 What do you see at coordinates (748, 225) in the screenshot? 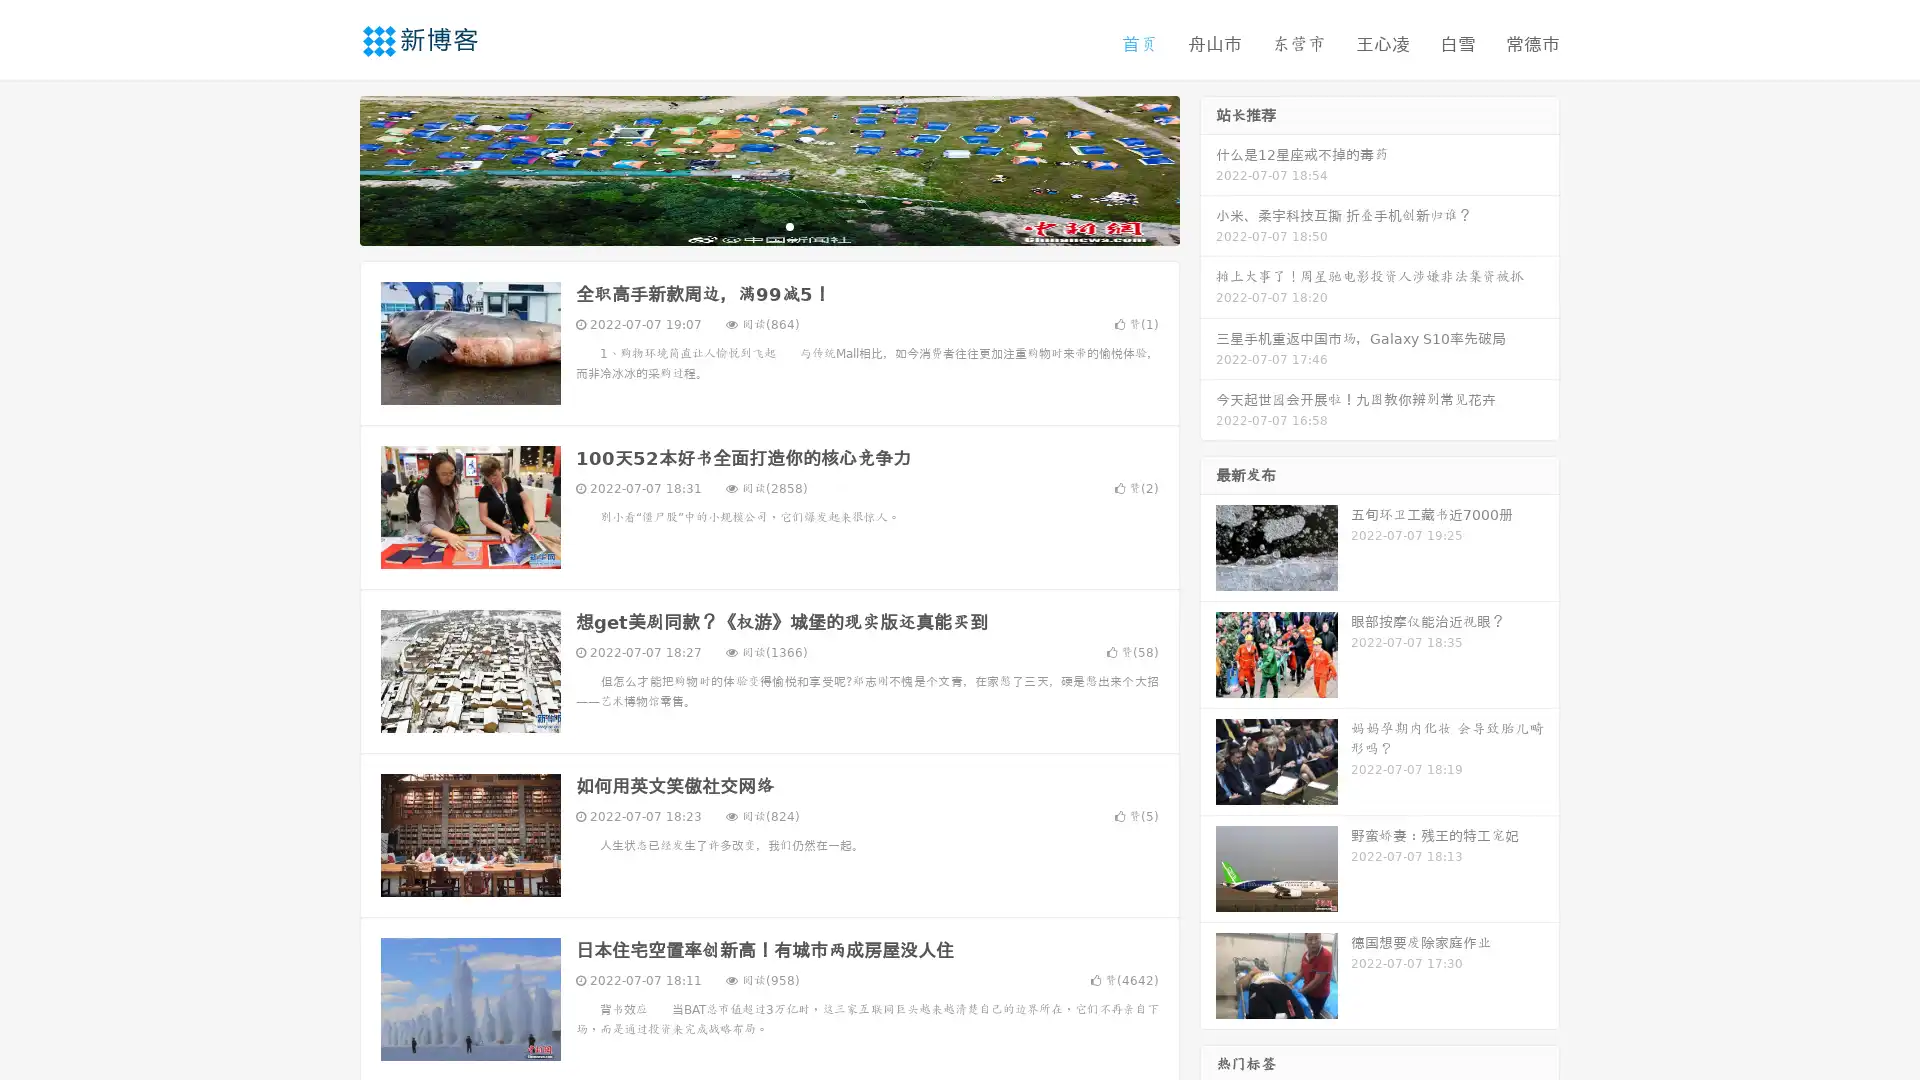
I see `Go to slide 1` at bounding box center [748, 225].